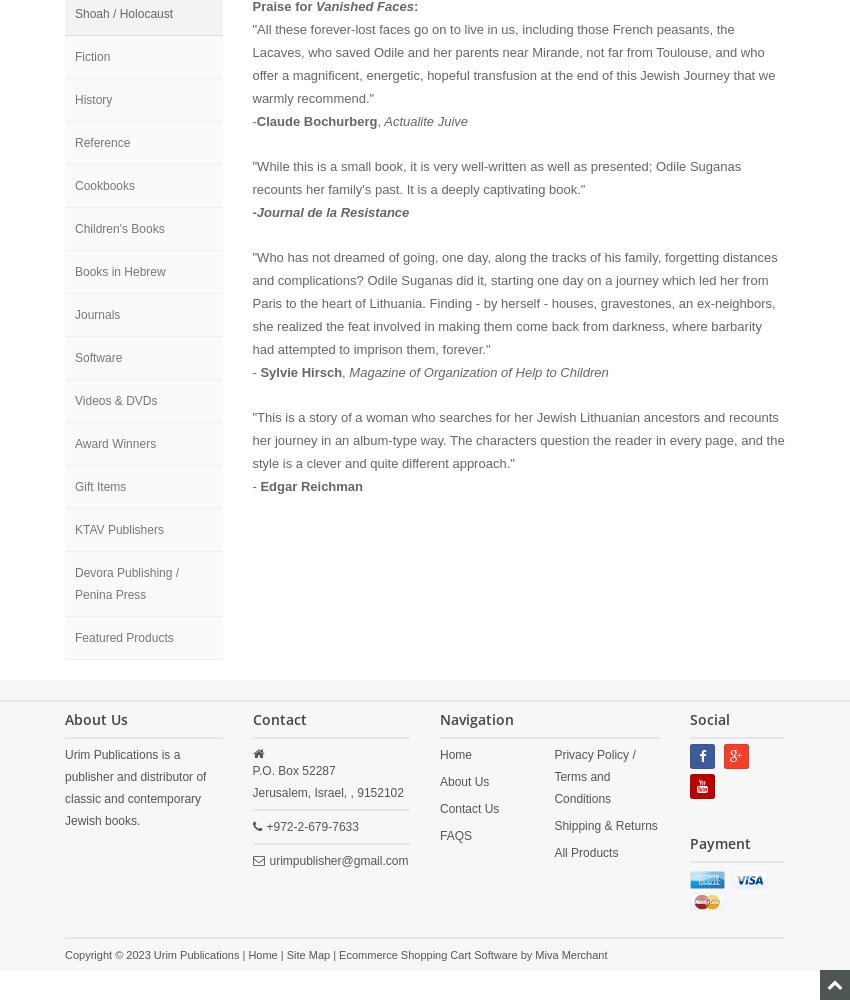  What do you see at coordinates (330, 211) in the screenshot?
I see `'-Journal de la Resistance'` at bounding box center [330, 211].